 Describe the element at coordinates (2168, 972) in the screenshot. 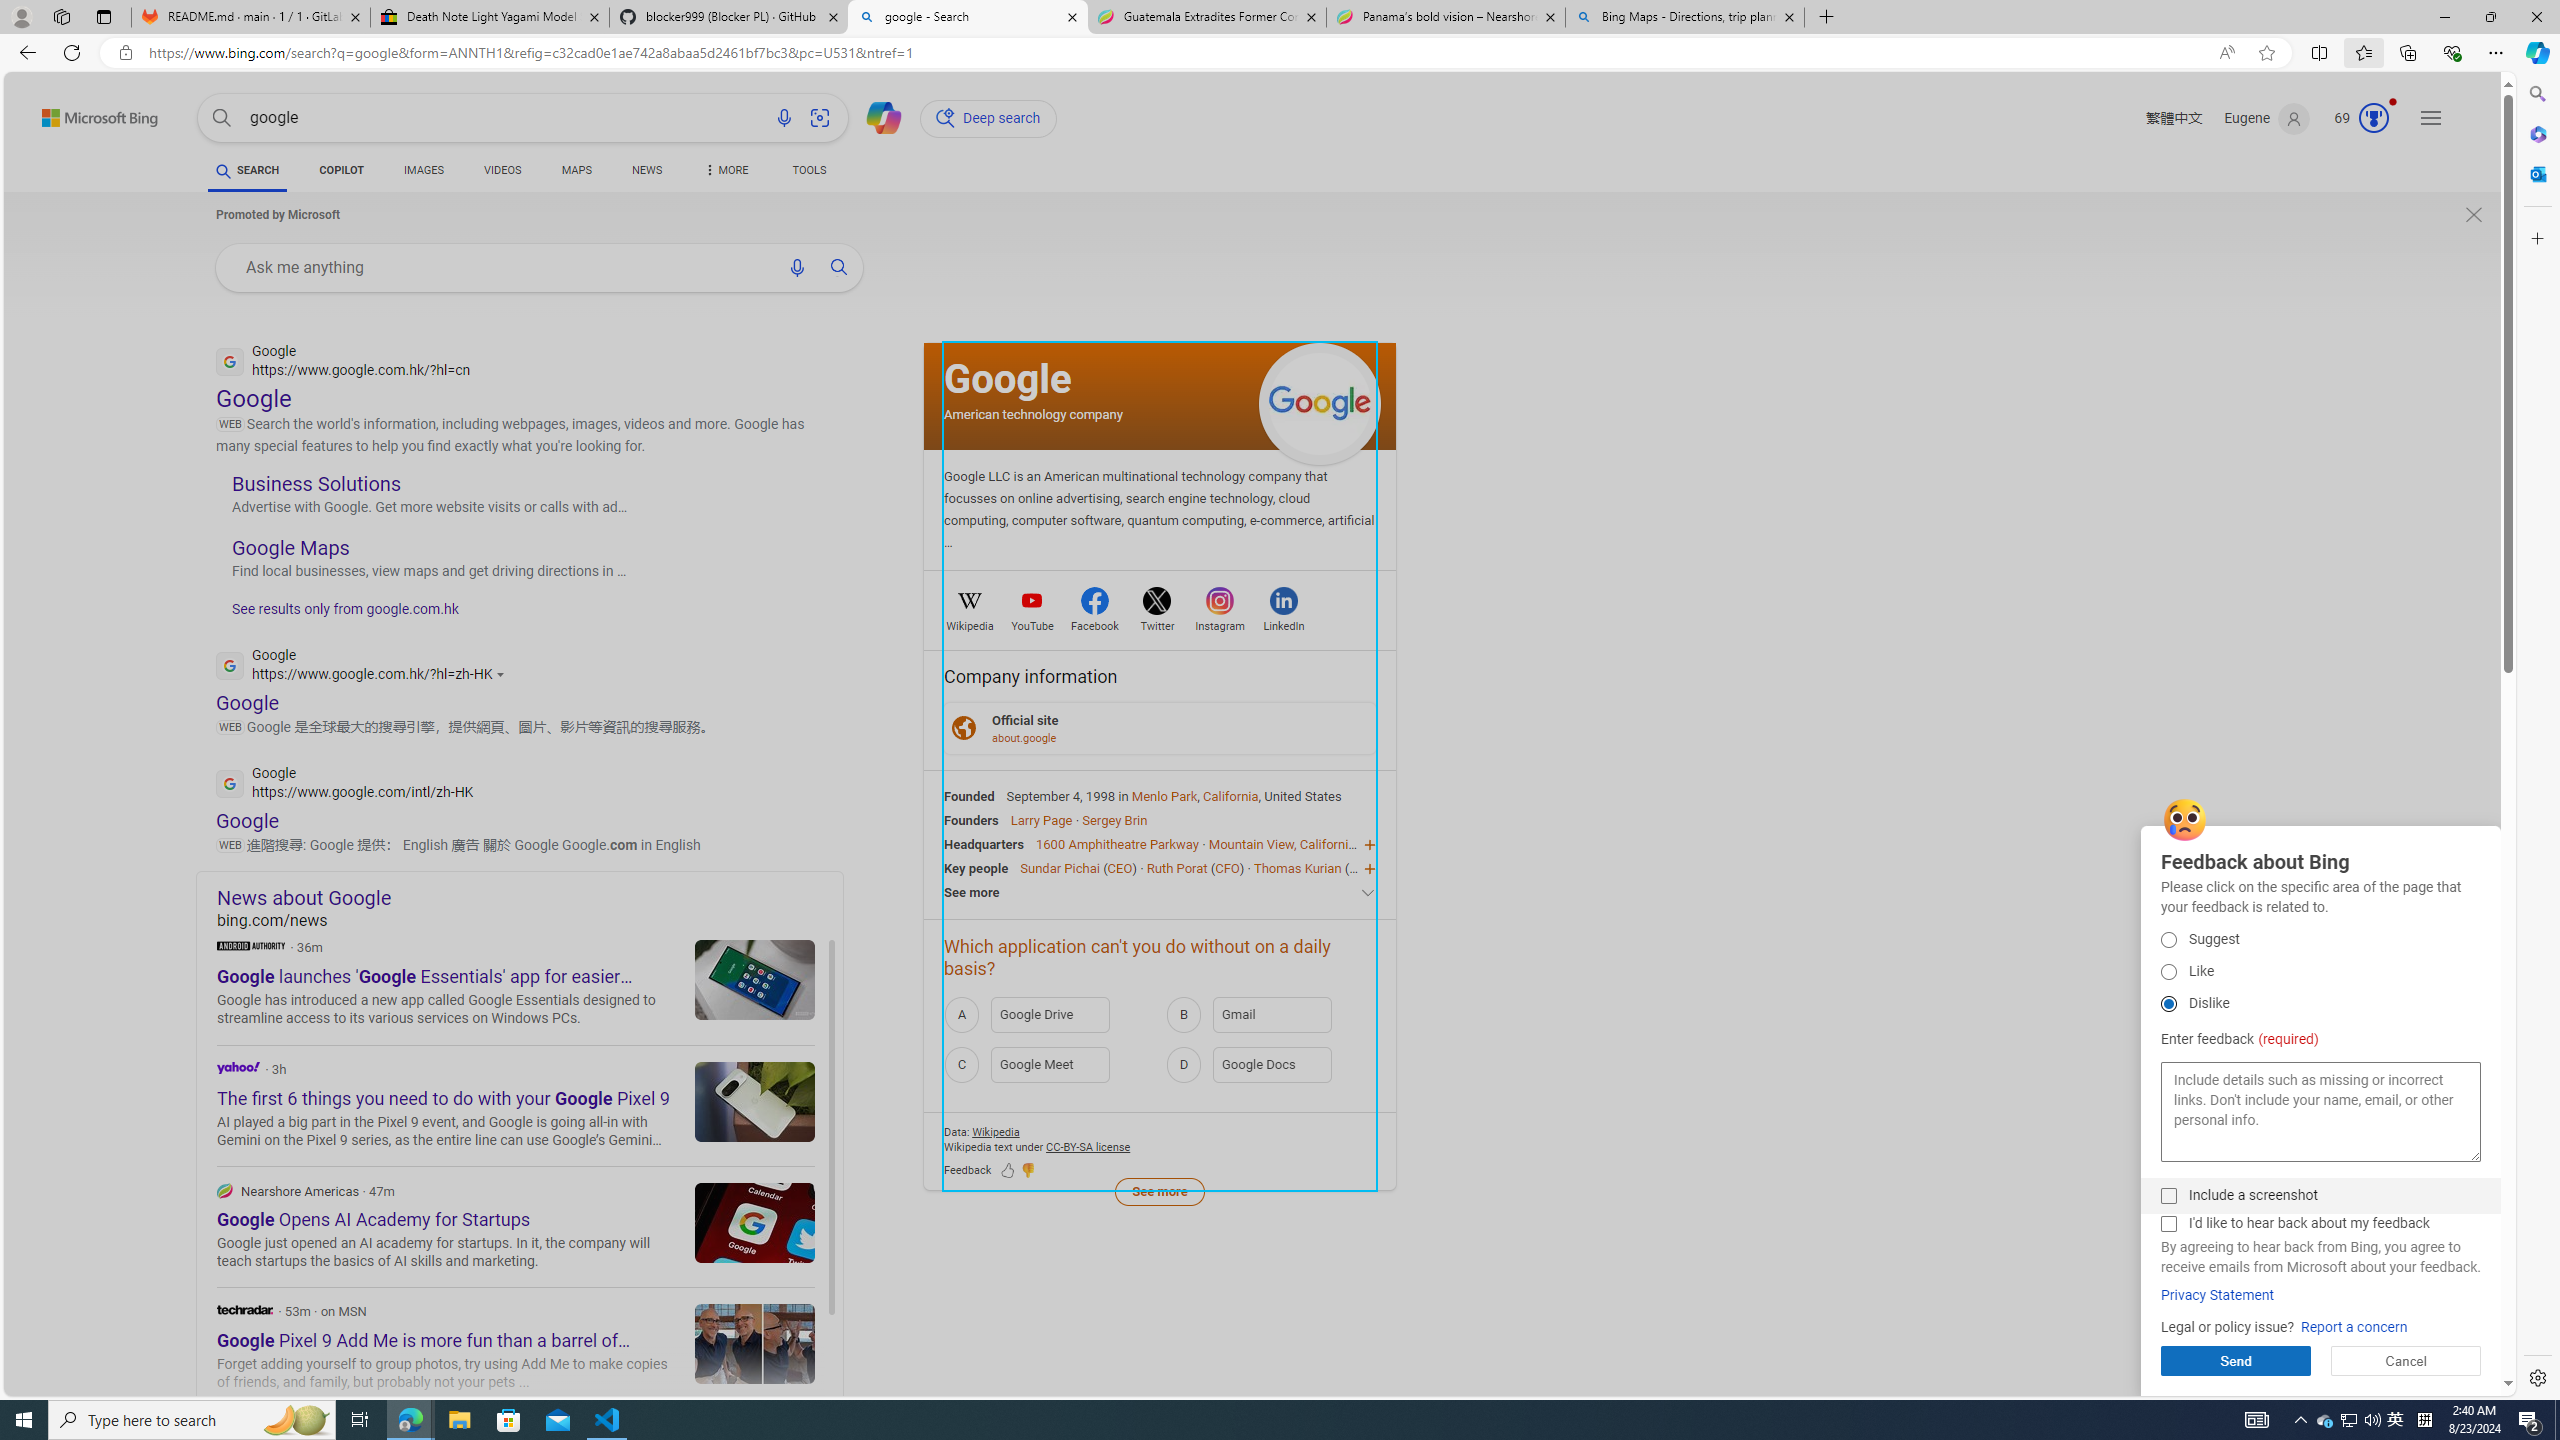

I see `'Like'` at that location.